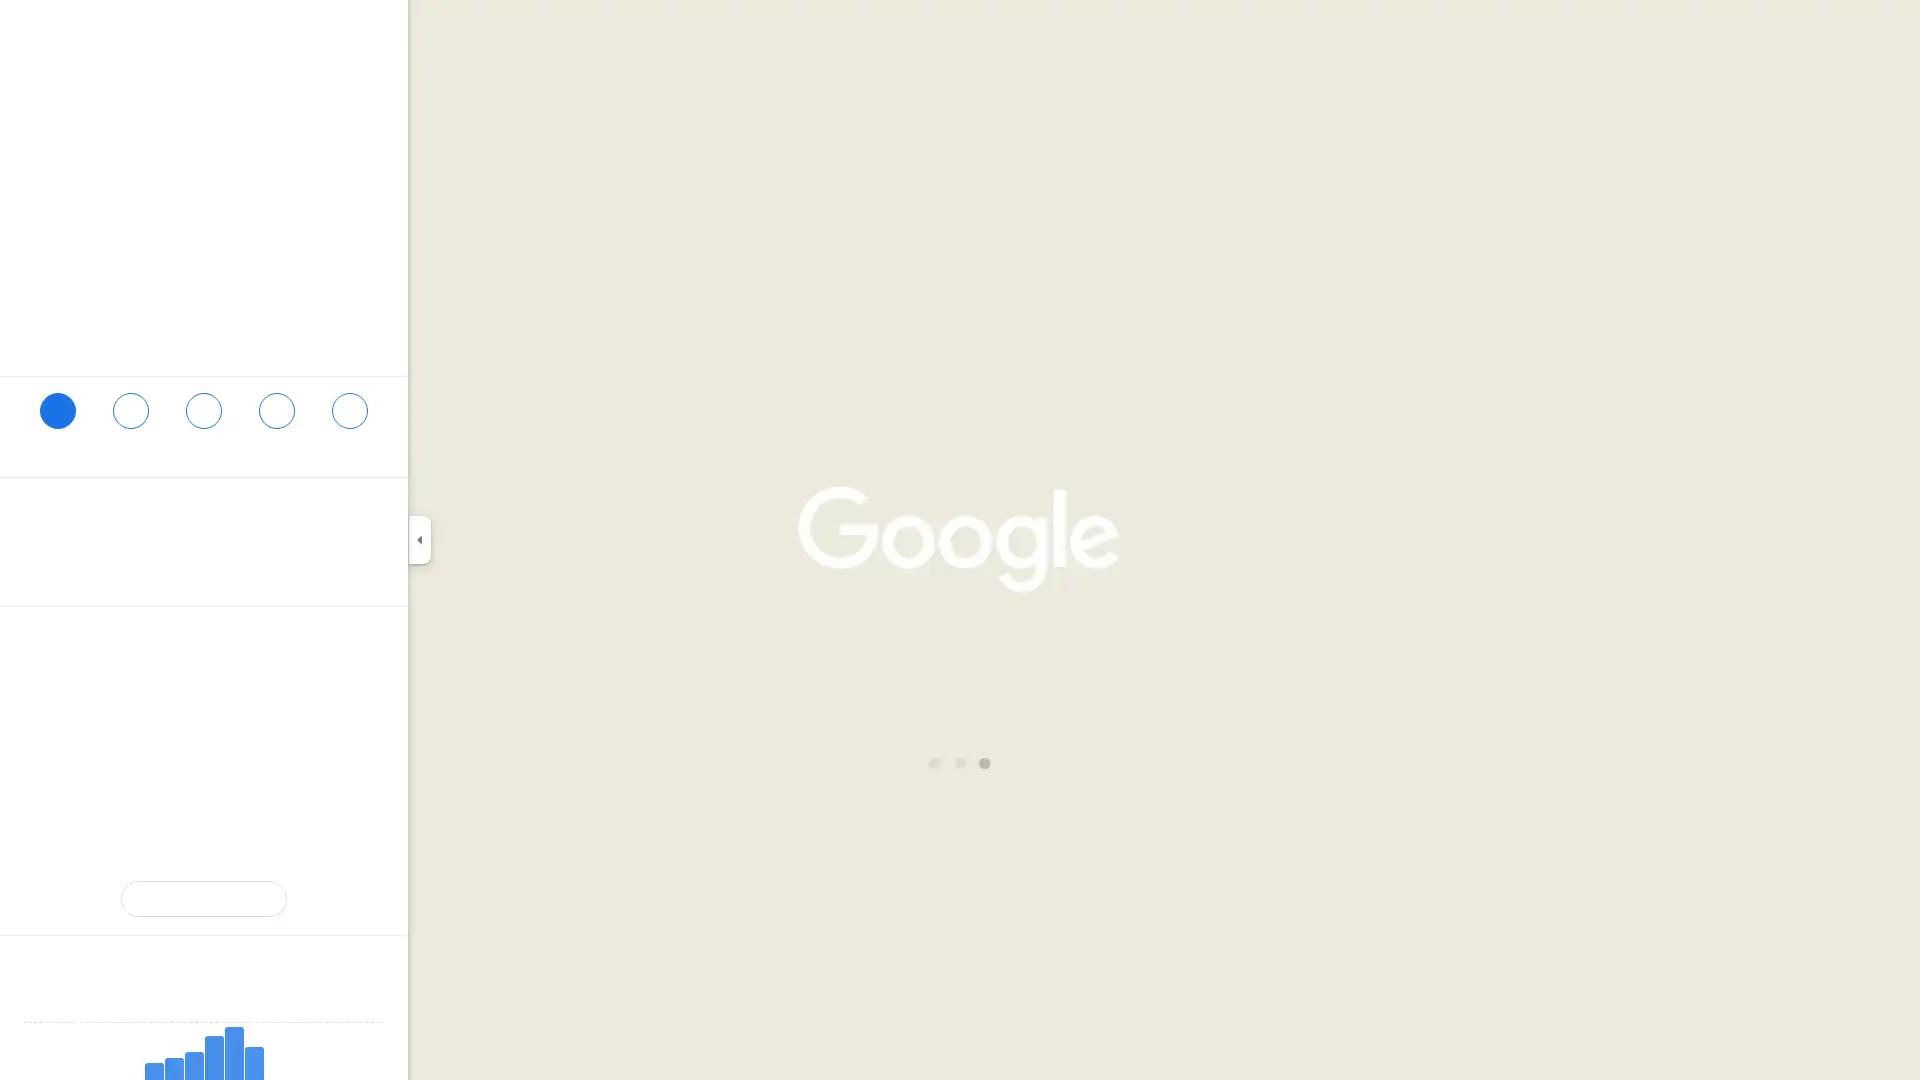  Describe the element at coordinates (378, 1039) in the screenshot. I see `Go to the next day` at that location.